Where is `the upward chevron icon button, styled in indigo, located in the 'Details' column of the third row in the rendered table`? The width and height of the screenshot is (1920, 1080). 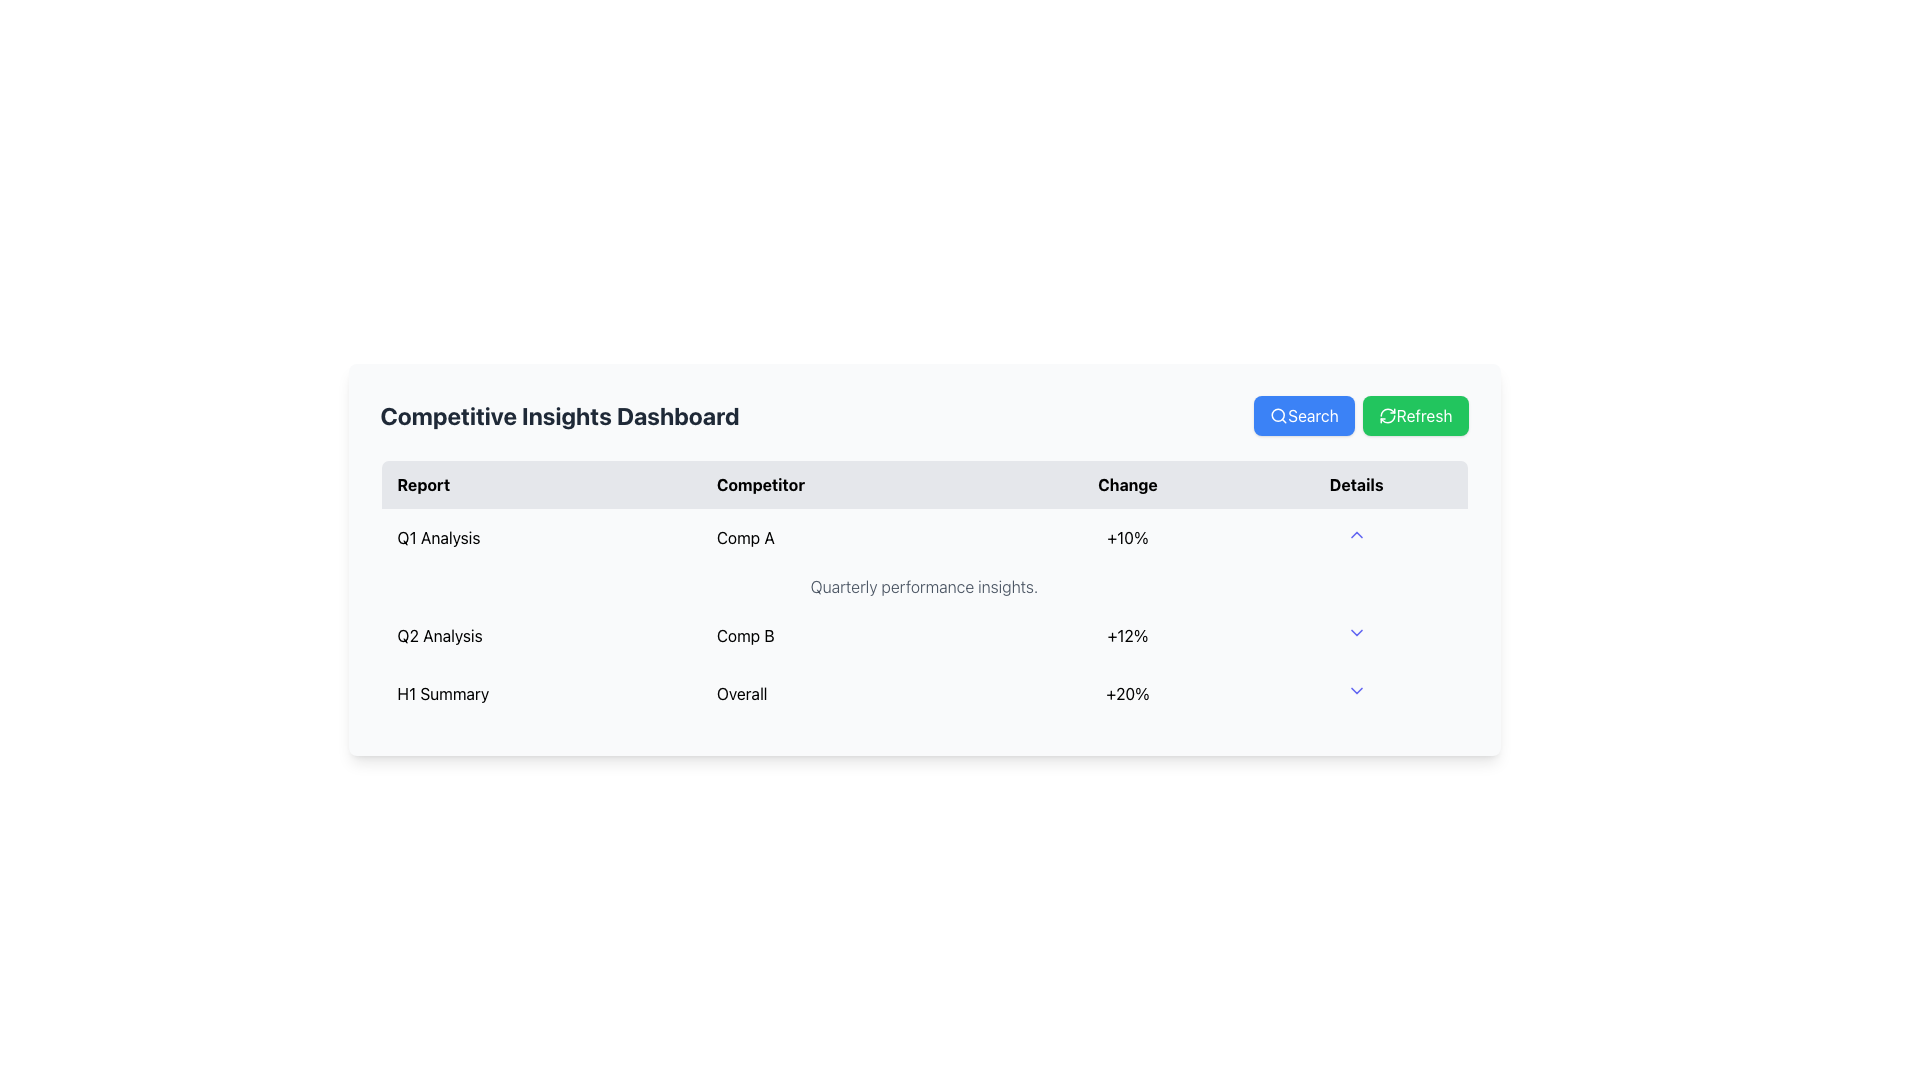
the upward chevron icon button, styled in indigo, located in the 'Details' column of the third row in the rendered table is located at coordinates (1356, 534).